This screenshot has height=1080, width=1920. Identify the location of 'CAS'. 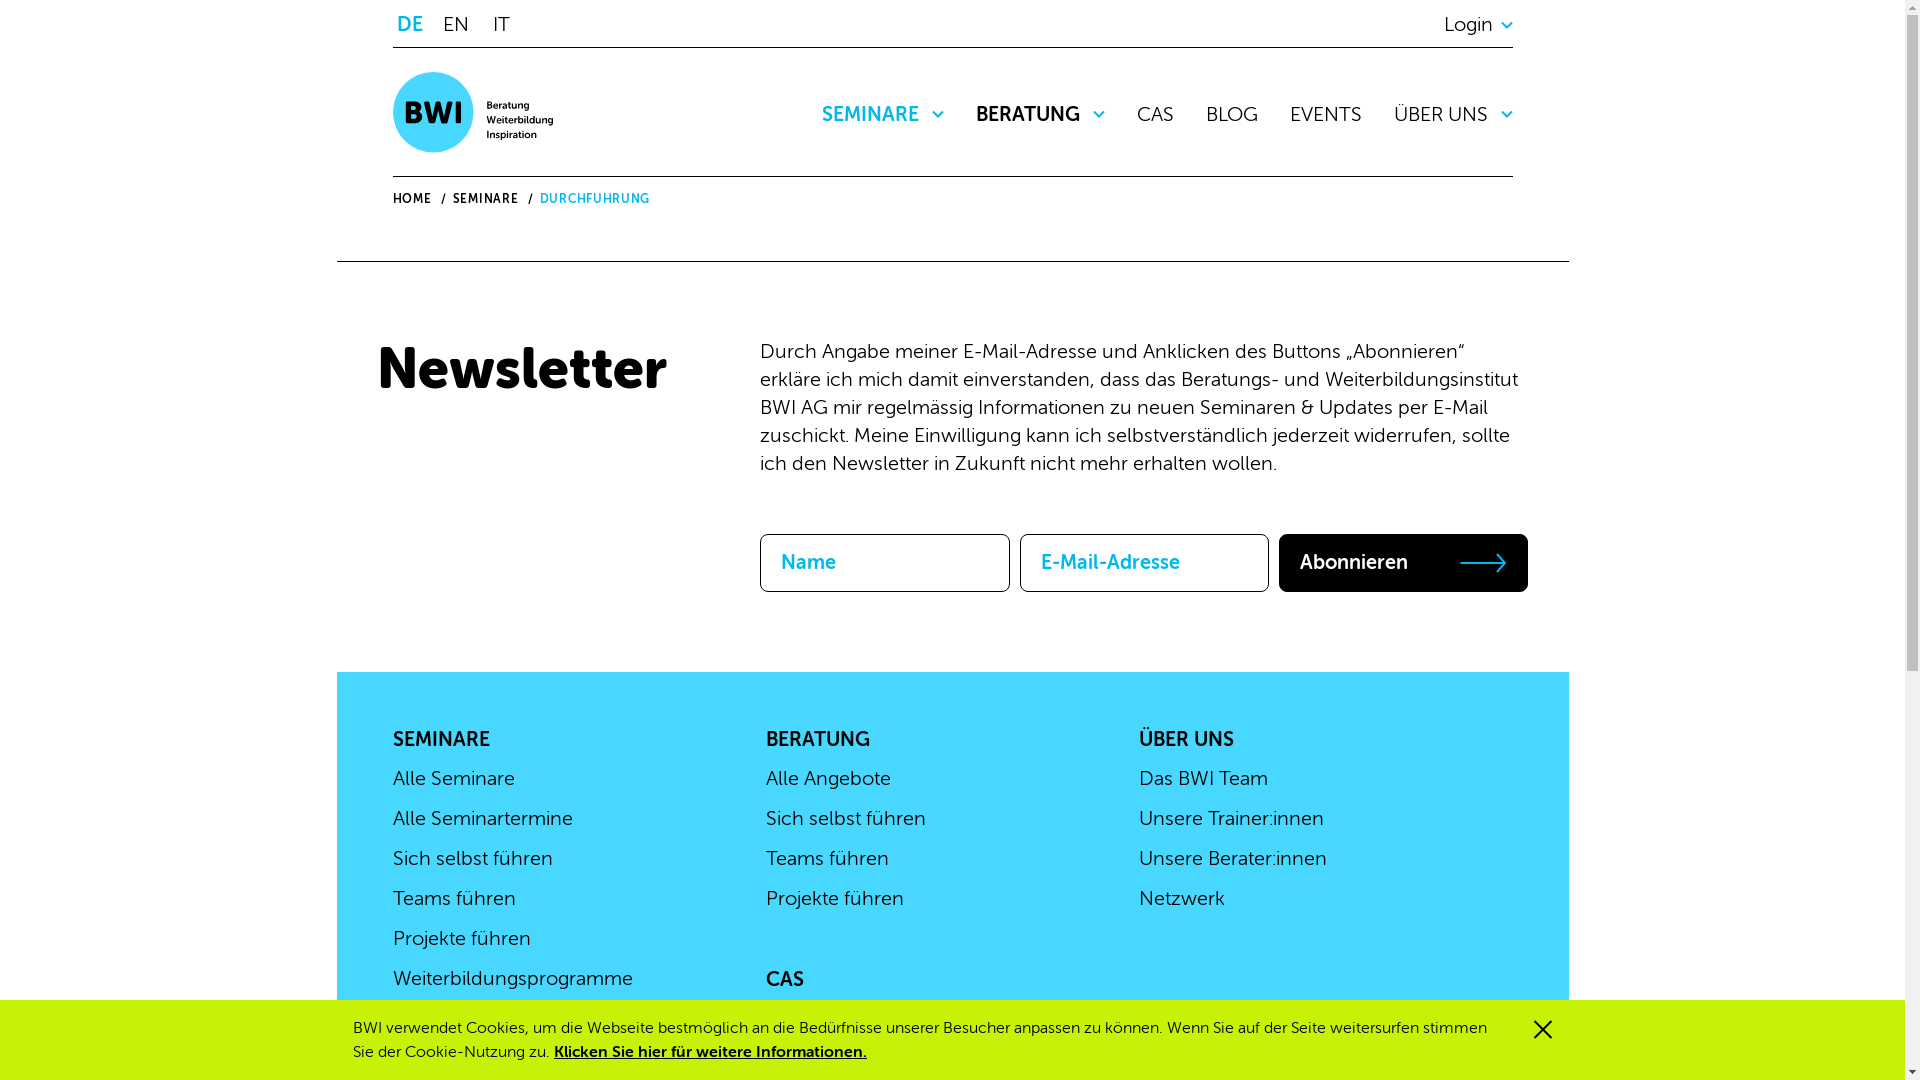
(784, 978).